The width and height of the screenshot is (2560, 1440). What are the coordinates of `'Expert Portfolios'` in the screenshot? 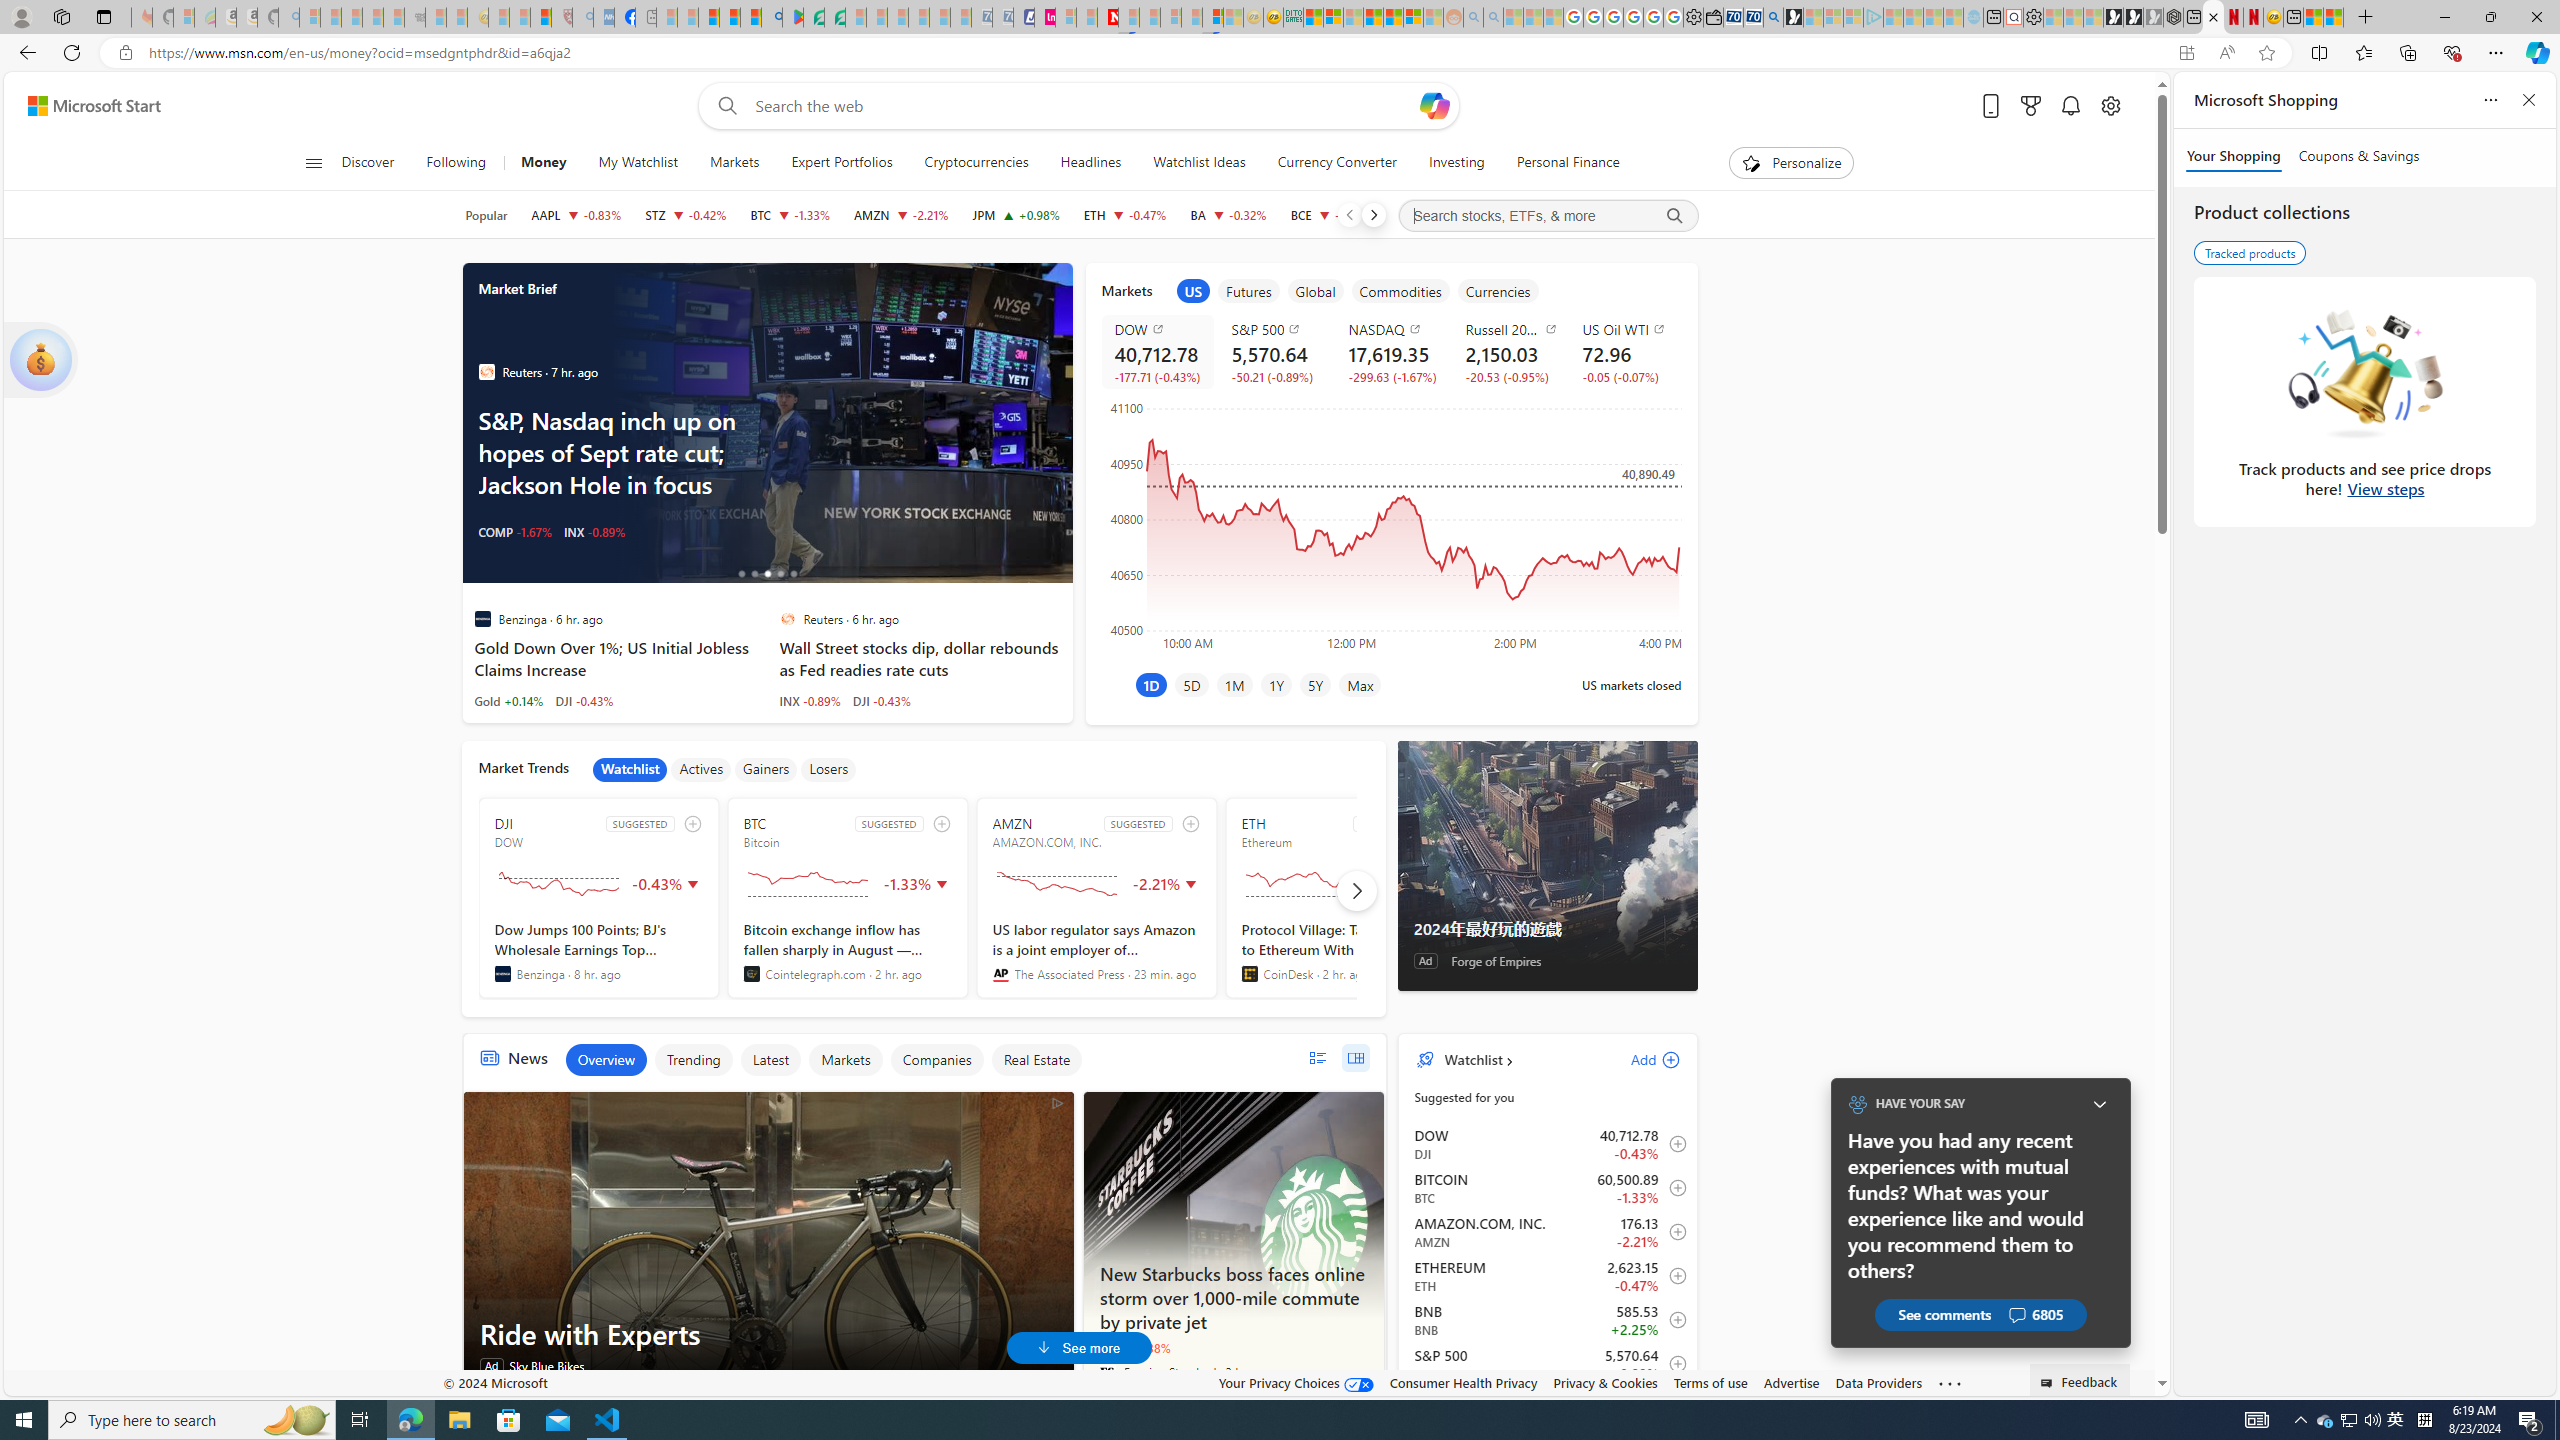 It's located at (841, 162).